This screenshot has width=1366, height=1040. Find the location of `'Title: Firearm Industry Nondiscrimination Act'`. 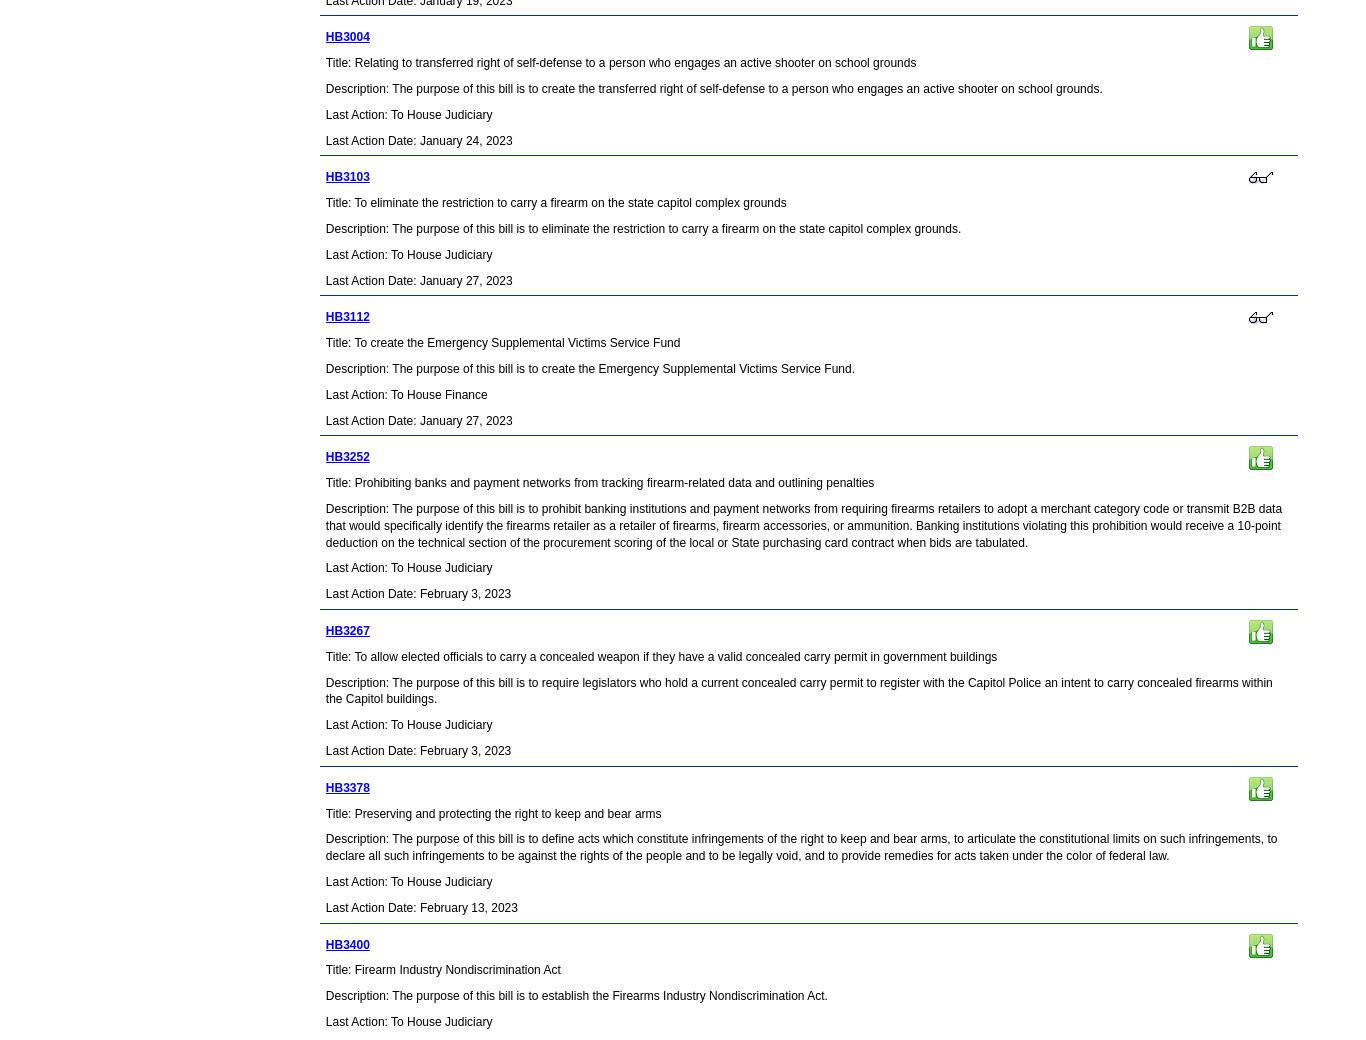

'Title: Firearm Industry Nondiscrimination Act' is located at coordinates (441, 970).